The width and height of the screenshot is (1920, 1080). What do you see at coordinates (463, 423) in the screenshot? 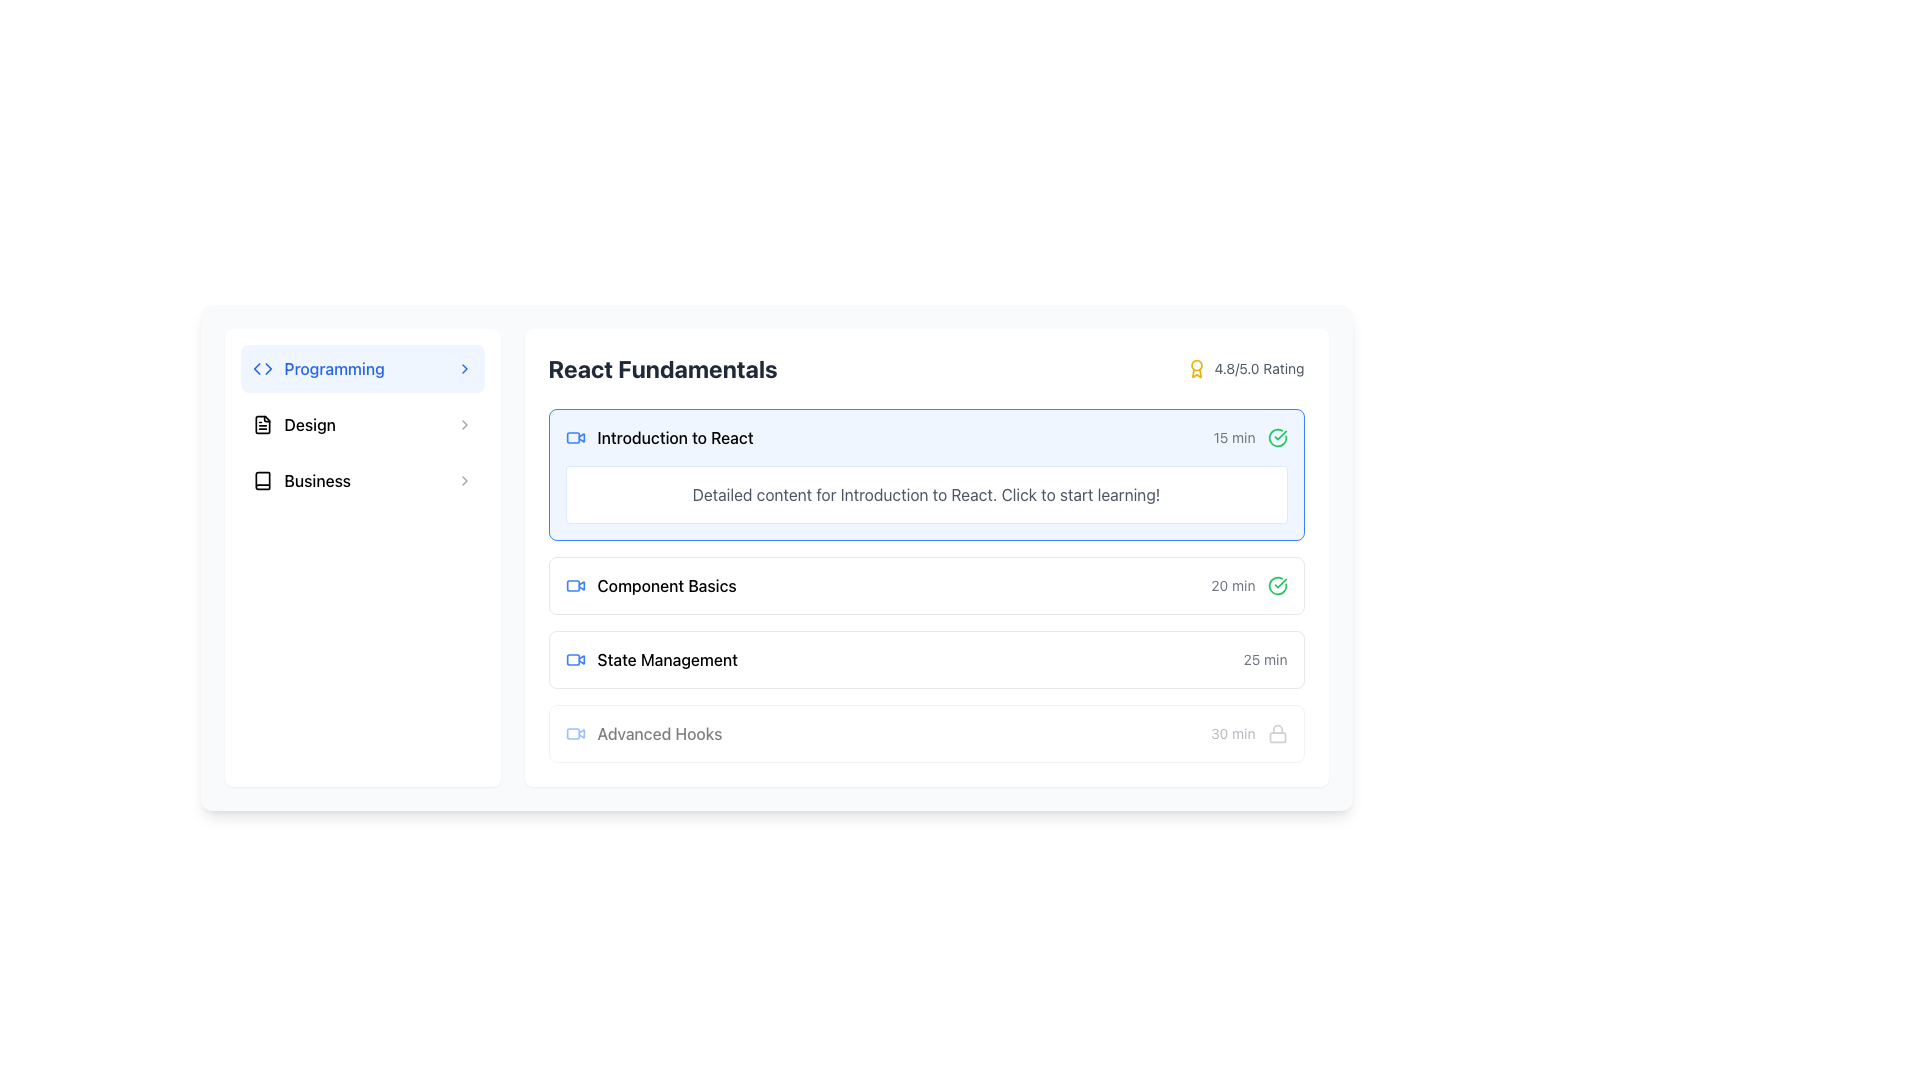
I see `the chevron icon next to the 'Design' item in the navigation menu` at bounding box center [463, 423].